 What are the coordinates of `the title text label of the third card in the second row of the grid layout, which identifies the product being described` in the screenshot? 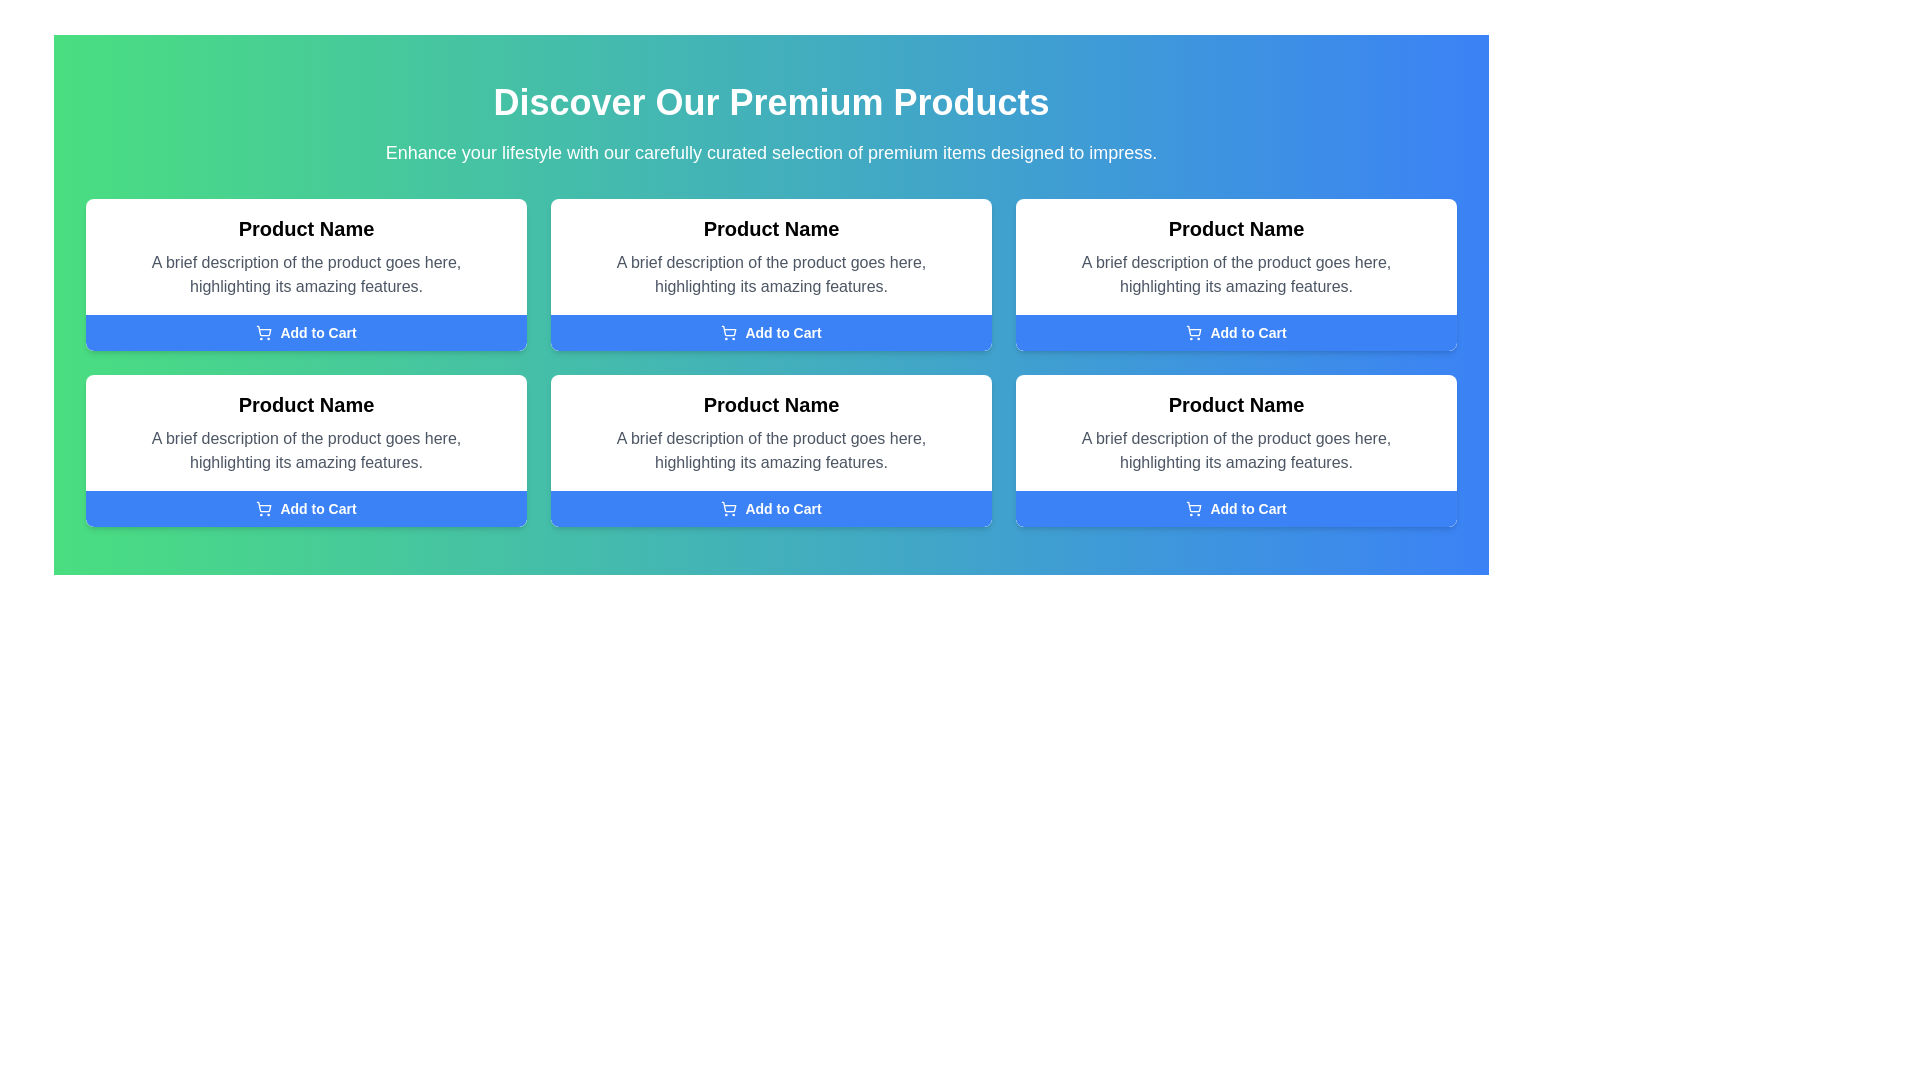 It's located at (770, 405).